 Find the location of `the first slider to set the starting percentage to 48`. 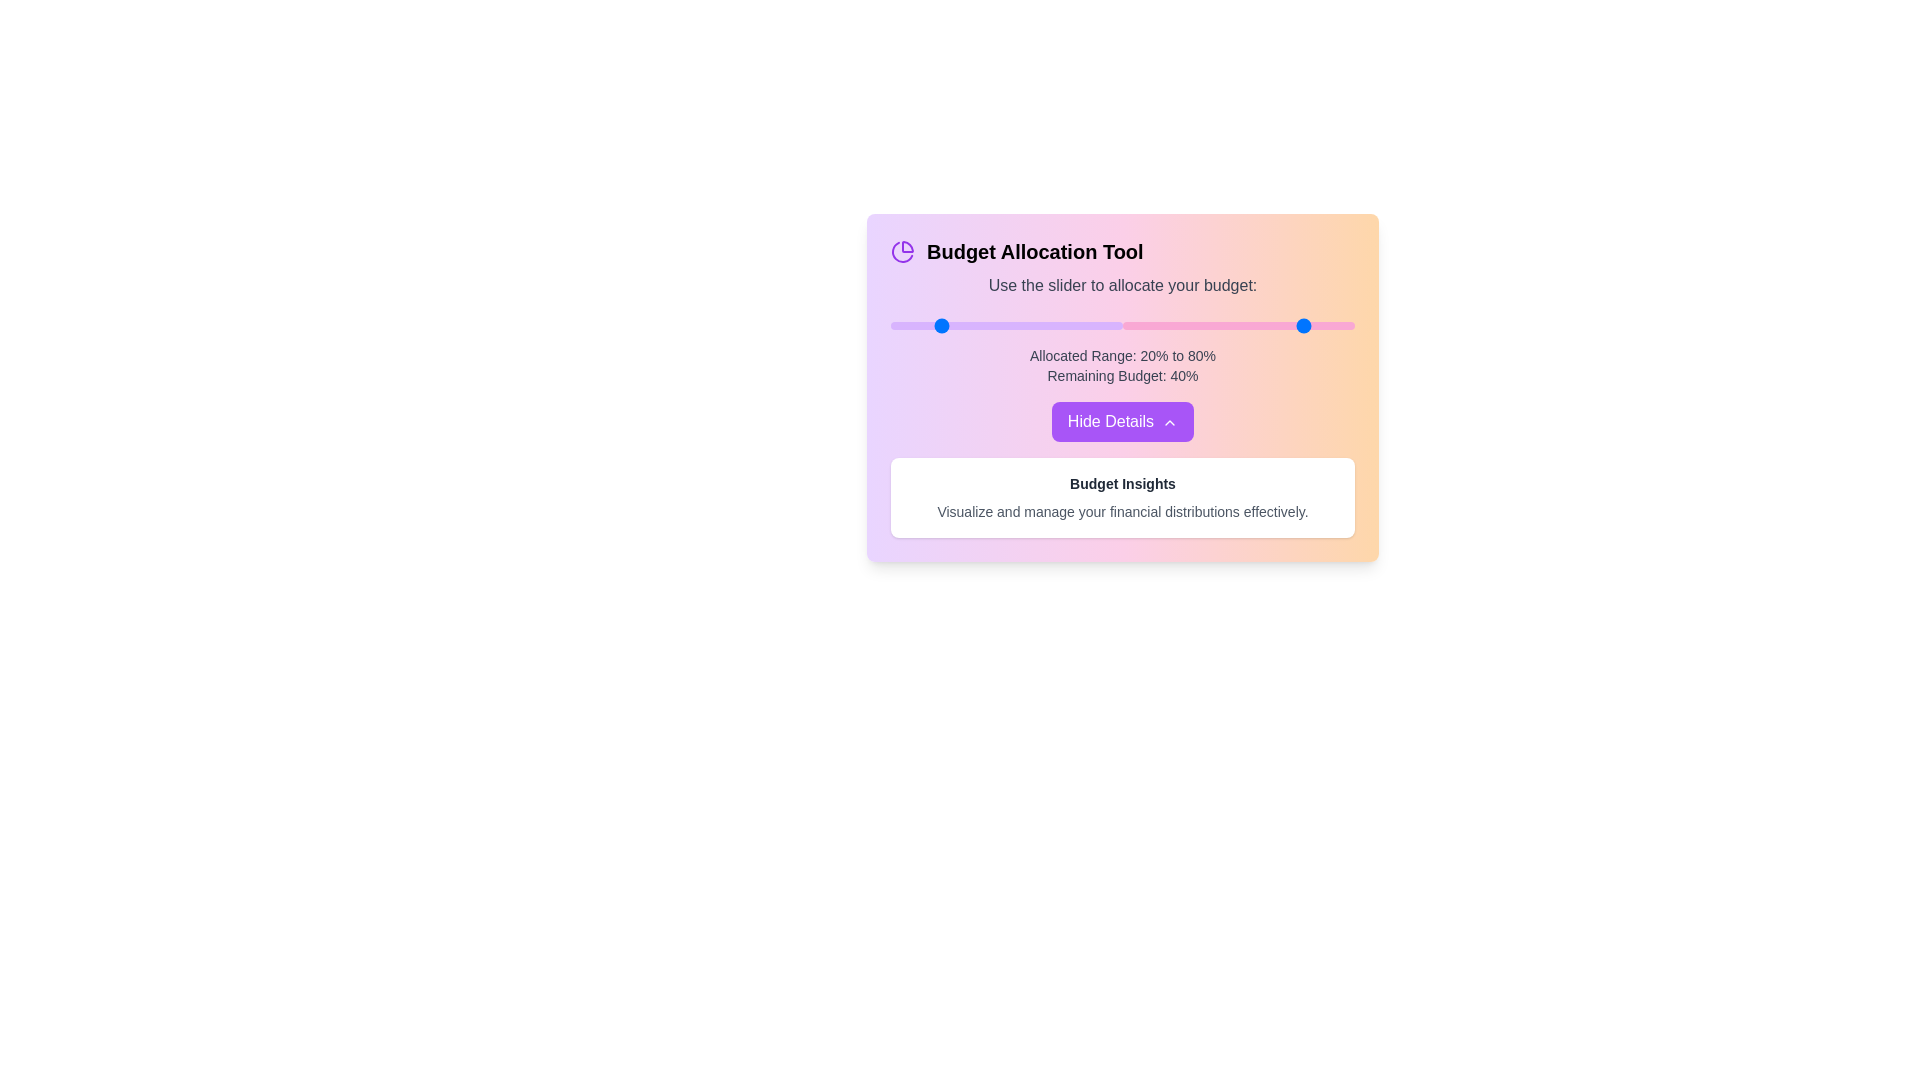

the first slider to set the starting percentage to 48 is located at coordinates (1002, 325).